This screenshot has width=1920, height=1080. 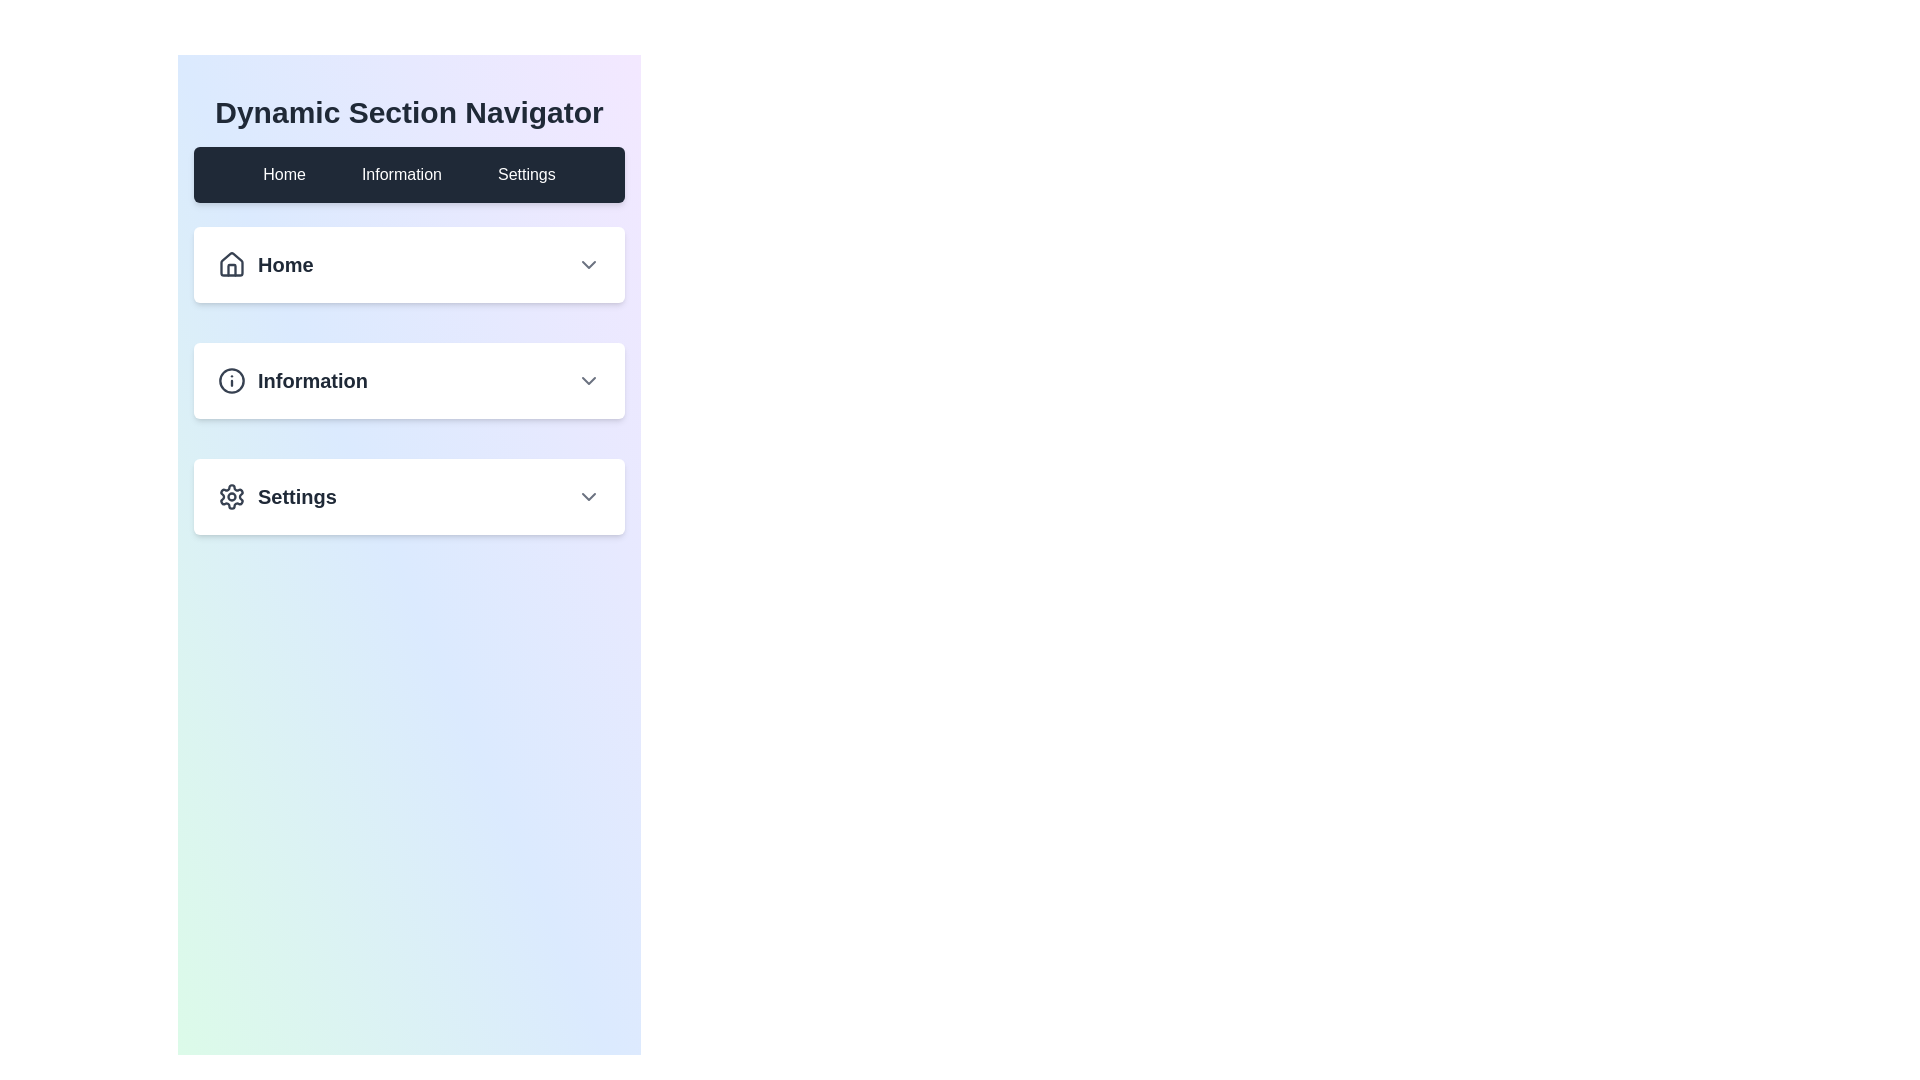 What do you see at coordinates (588, 264) in the screenshot?
I see `the chevron icon located to the right of the 'Home' text in the 'Home' section` at bounding box center [588, 264].